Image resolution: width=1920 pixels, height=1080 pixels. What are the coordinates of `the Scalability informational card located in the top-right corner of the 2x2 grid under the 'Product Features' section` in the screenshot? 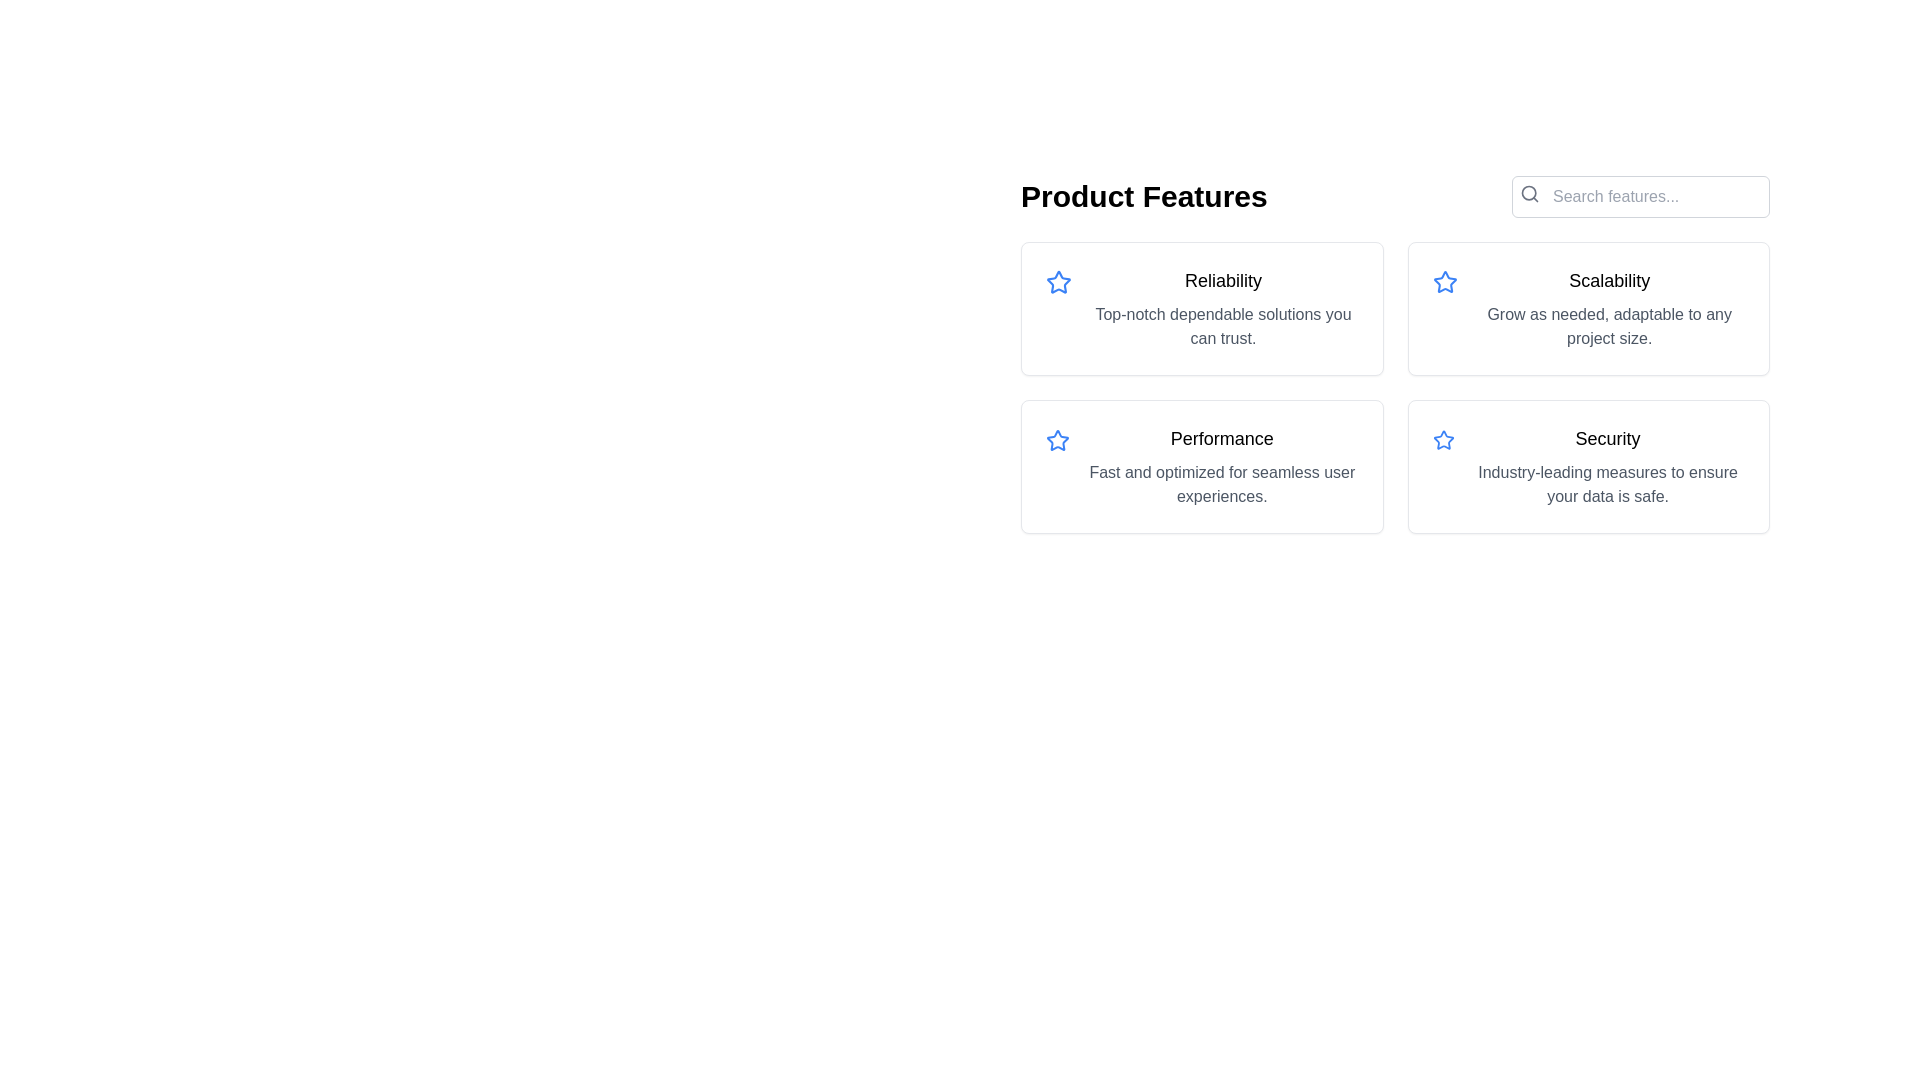 It's located at (1587, 308).